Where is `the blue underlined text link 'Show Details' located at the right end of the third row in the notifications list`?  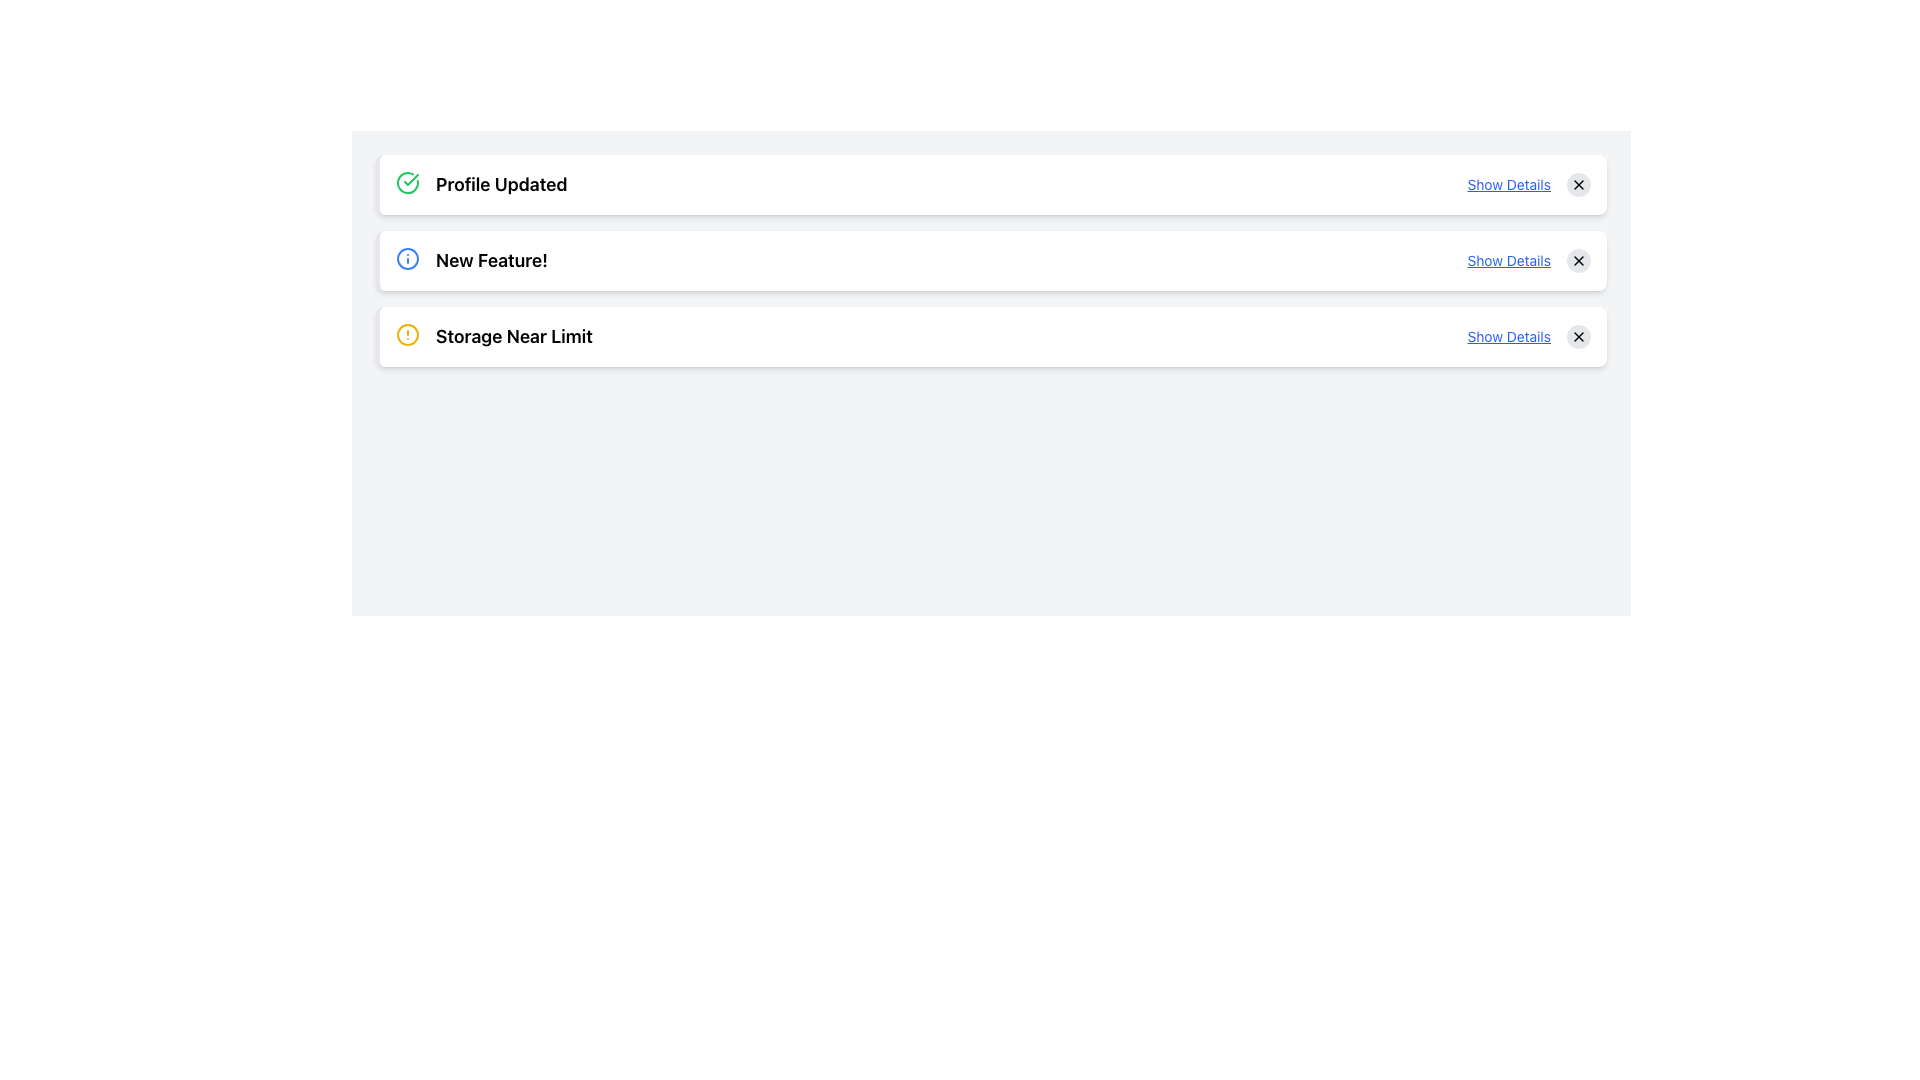 the blue underlined text link 'Show Details' located at the right end of the third row in the notifications list is located at coordinates (1508, 335).